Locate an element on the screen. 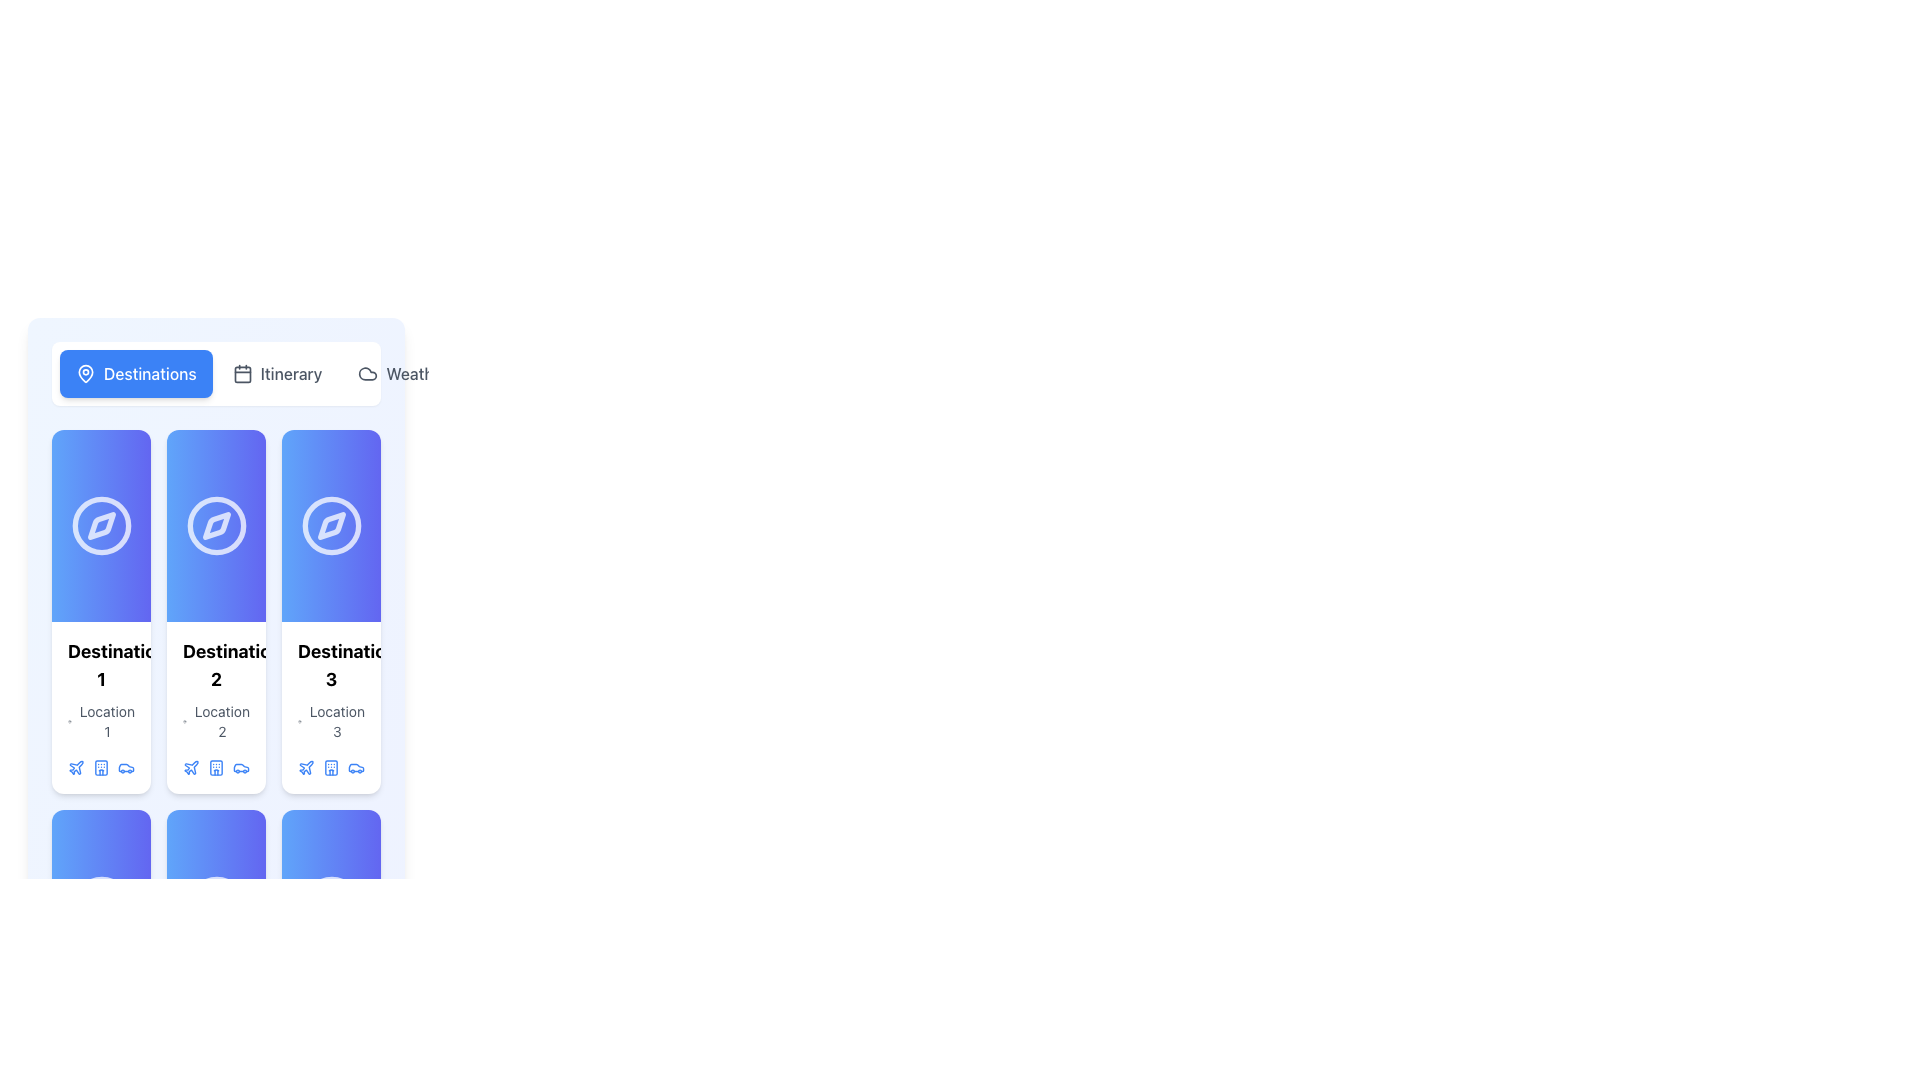  the car icon located in the second card below the label 'Destination 2, Location 2' is located at coordinates (240, 766).